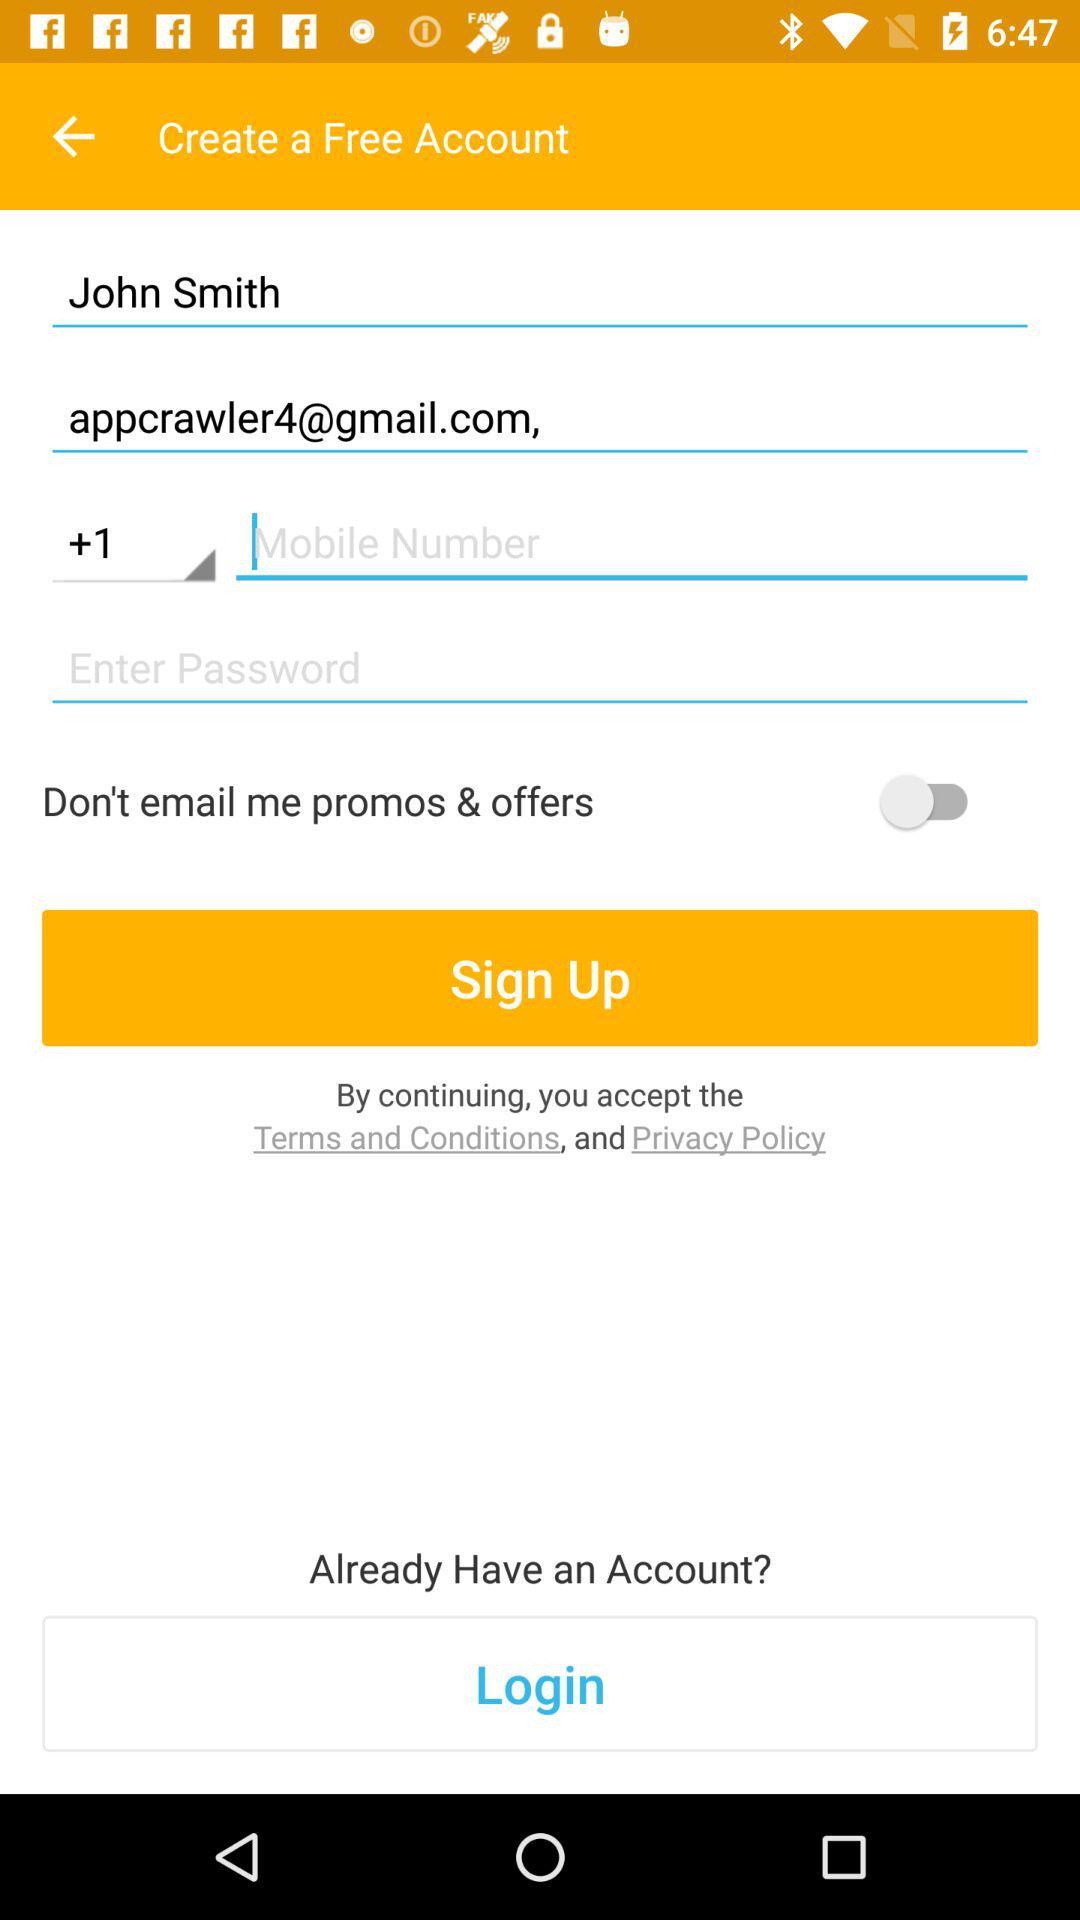  Describe the element at coordinates (933, 801) in the screenshot. I see `email promos` at that location.